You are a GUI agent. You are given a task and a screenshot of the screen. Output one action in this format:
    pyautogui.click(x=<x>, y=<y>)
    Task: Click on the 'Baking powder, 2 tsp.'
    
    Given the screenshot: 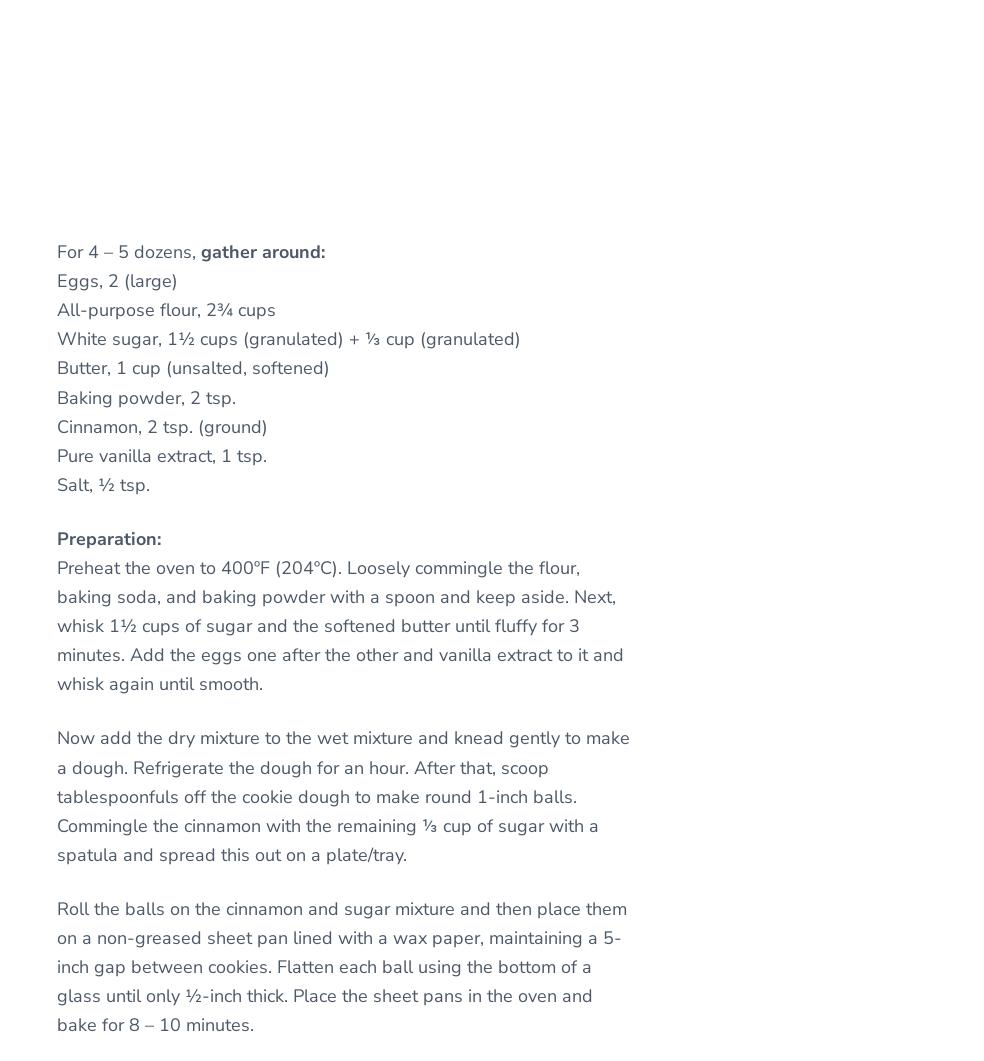 What is the action you would take?
    pyautogui.click(x=146, y=397)
    